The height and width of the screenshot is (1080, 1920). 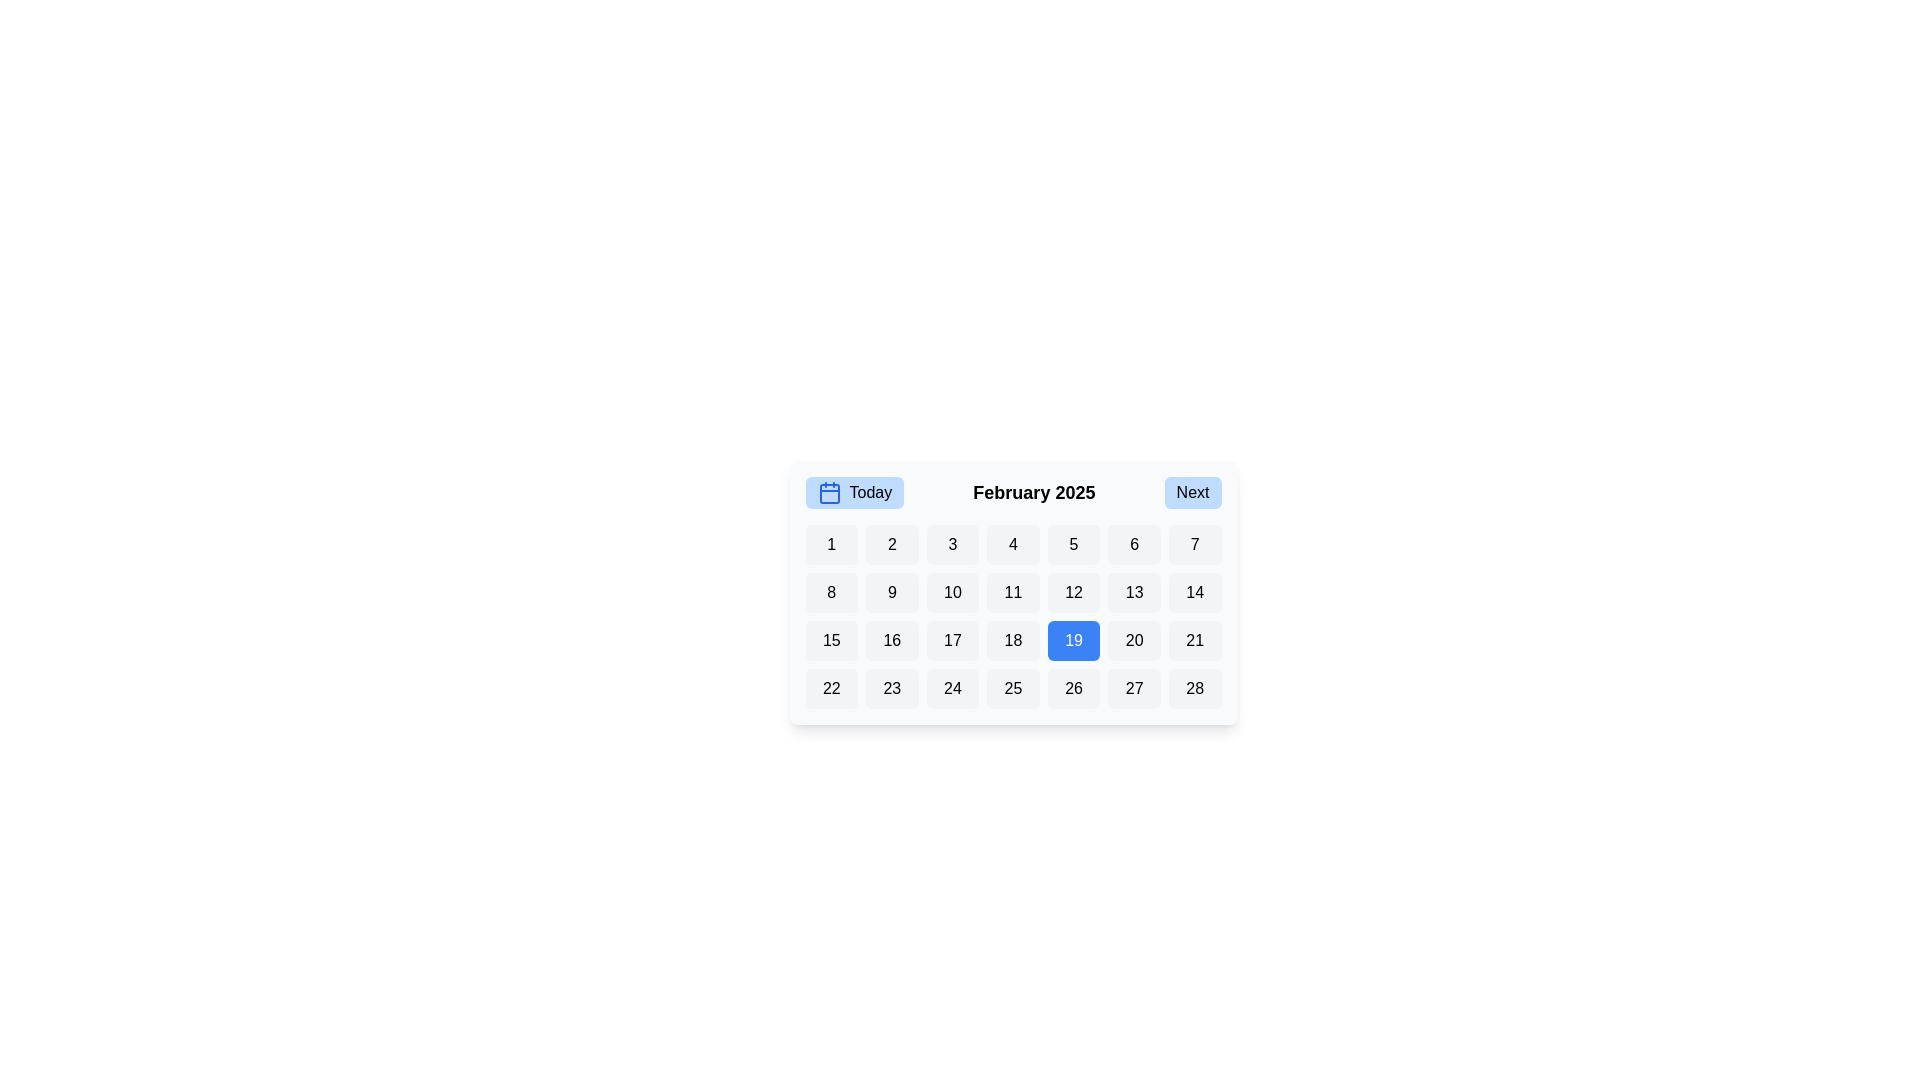 I want to click on the 'Today' button to return to the current date, so click(x=854, y=493).